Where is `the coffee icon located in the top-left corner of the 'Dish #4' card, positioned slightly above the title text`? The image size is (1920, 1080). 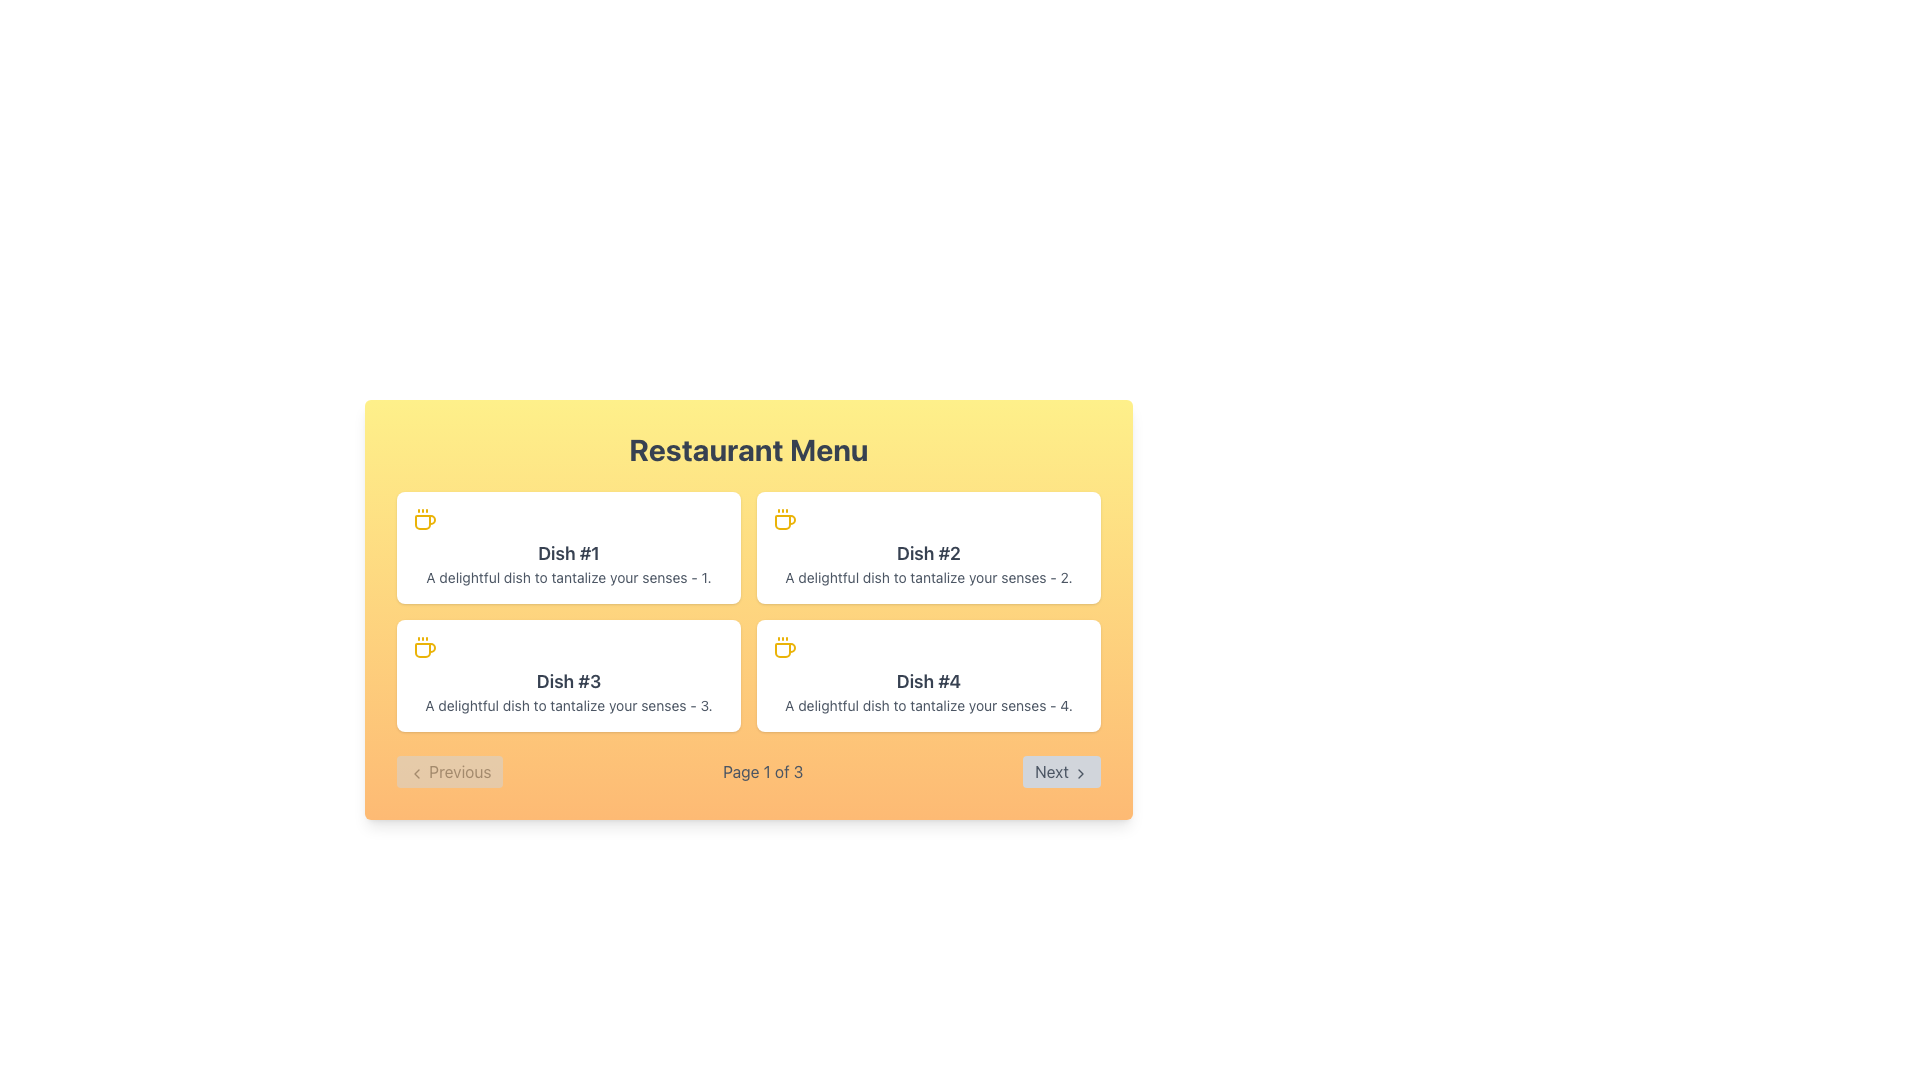 the coffee icon located in the top-left corner of the 'Dish #4' card, positioned slightly above the title text is located at coordinates (784, 648).